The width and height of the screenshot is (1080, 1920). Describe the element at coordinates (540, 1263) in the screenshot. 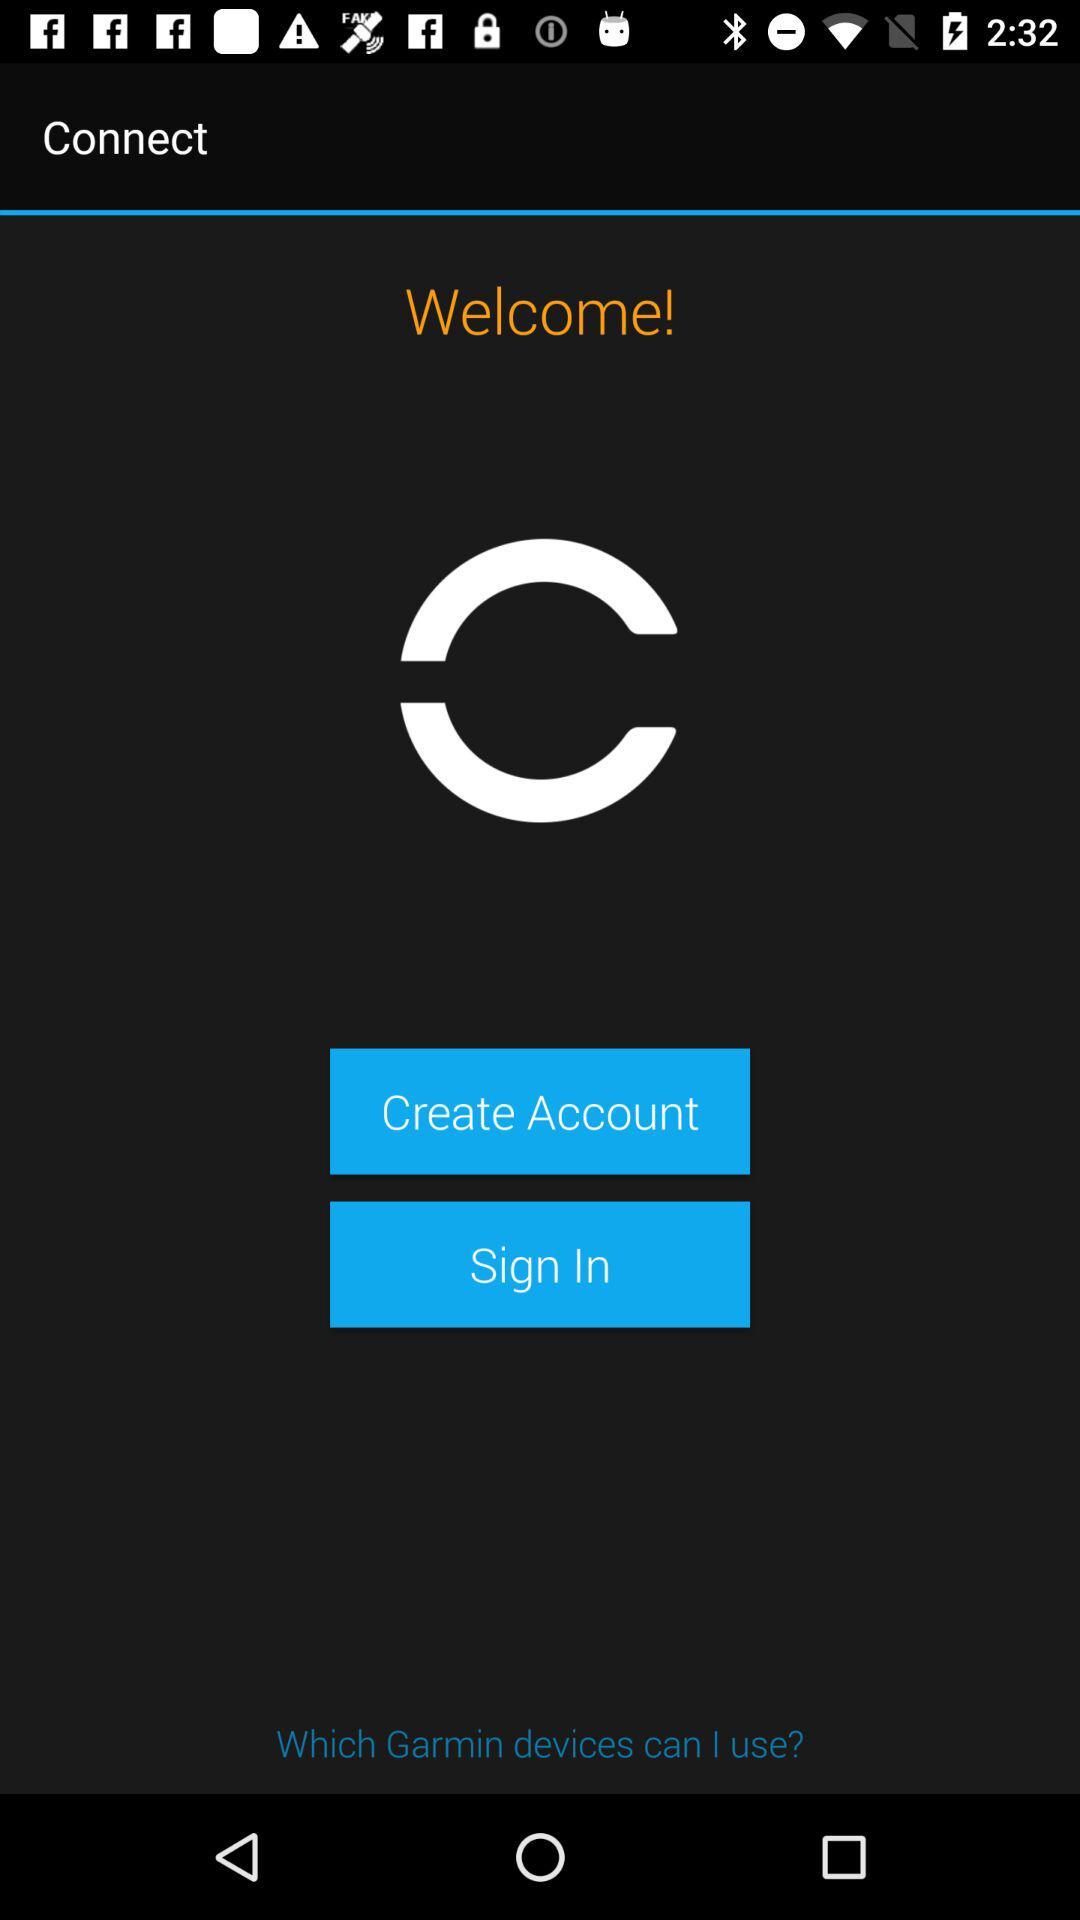

I see `the sign in item` at that location.